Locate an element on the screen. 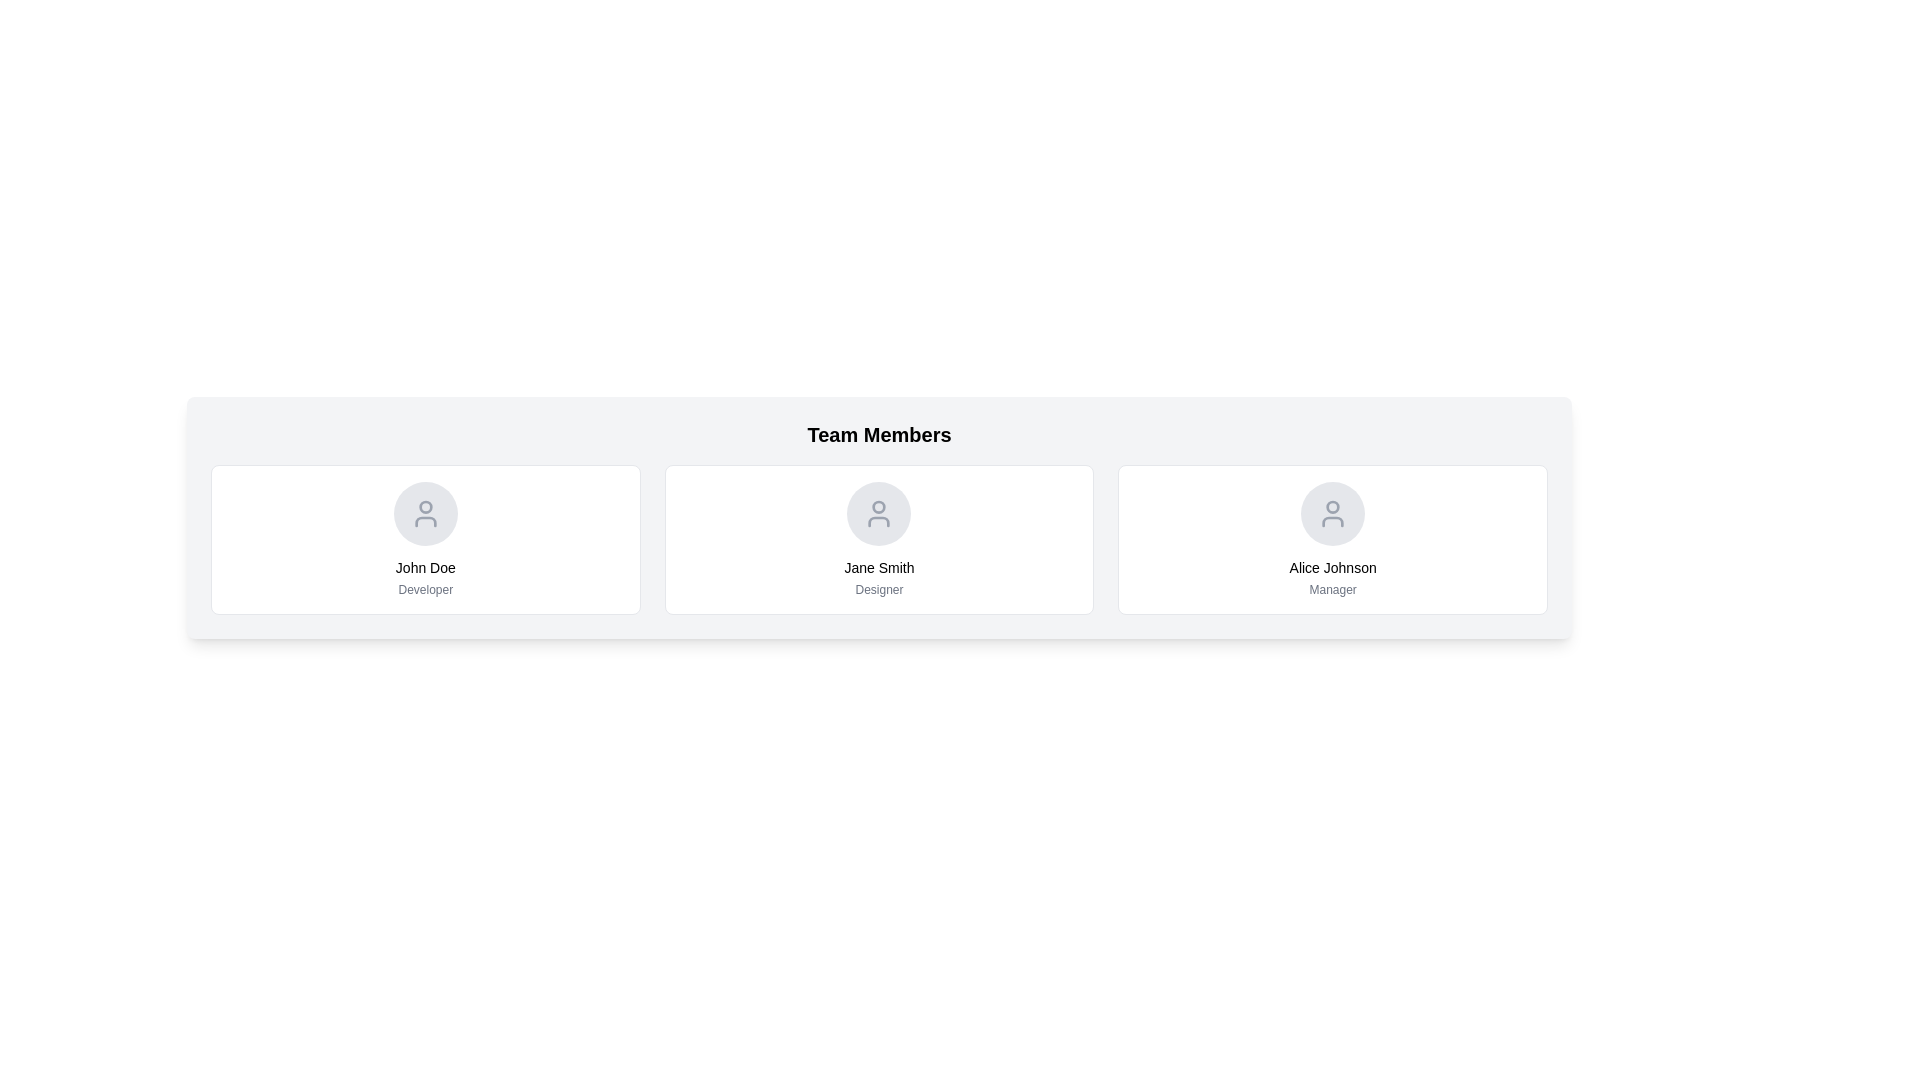 This screenshot has width=1920, height=1080. name displayed on the text element located in the middle of the second card under 'Team Members' is located at coordinates (879, 567).